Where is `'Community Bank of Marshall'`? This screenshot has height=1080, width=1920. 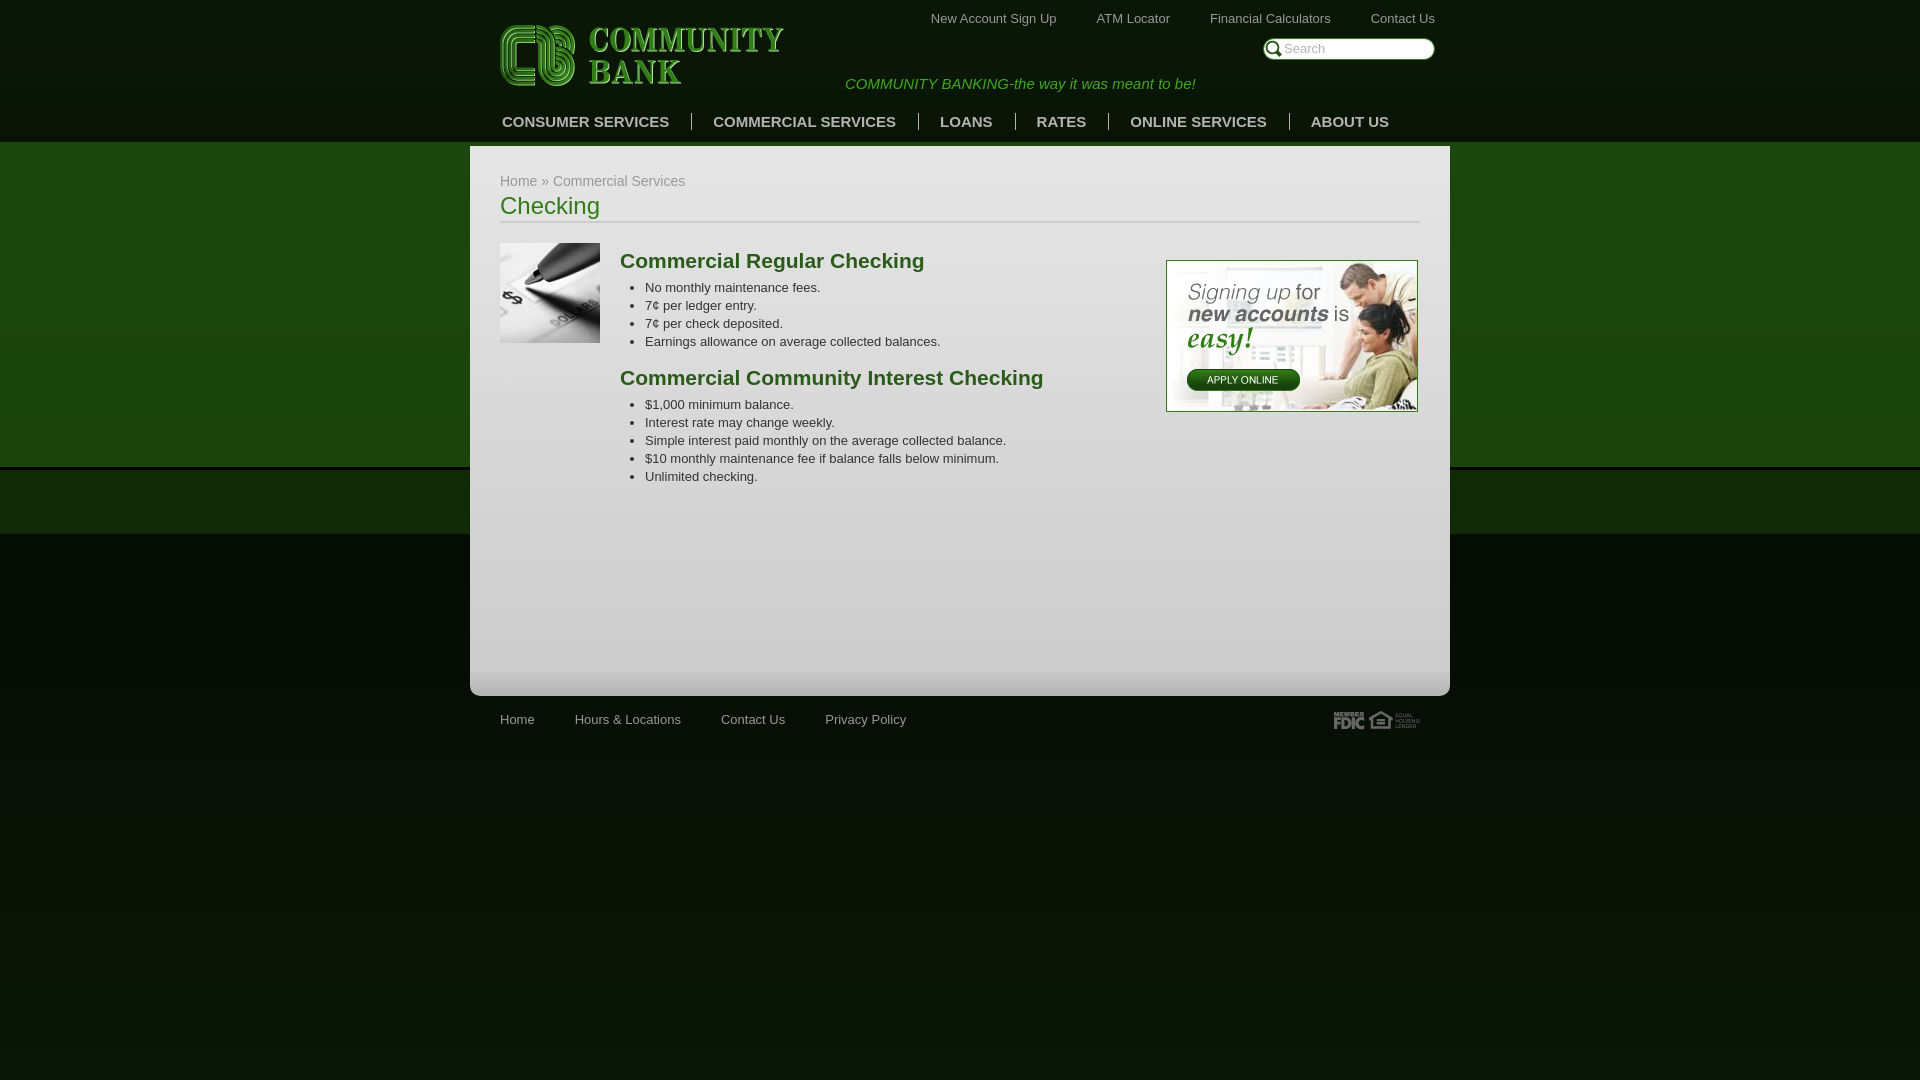 'Community Bank of Marshall' is located at coordinates (499, 54).